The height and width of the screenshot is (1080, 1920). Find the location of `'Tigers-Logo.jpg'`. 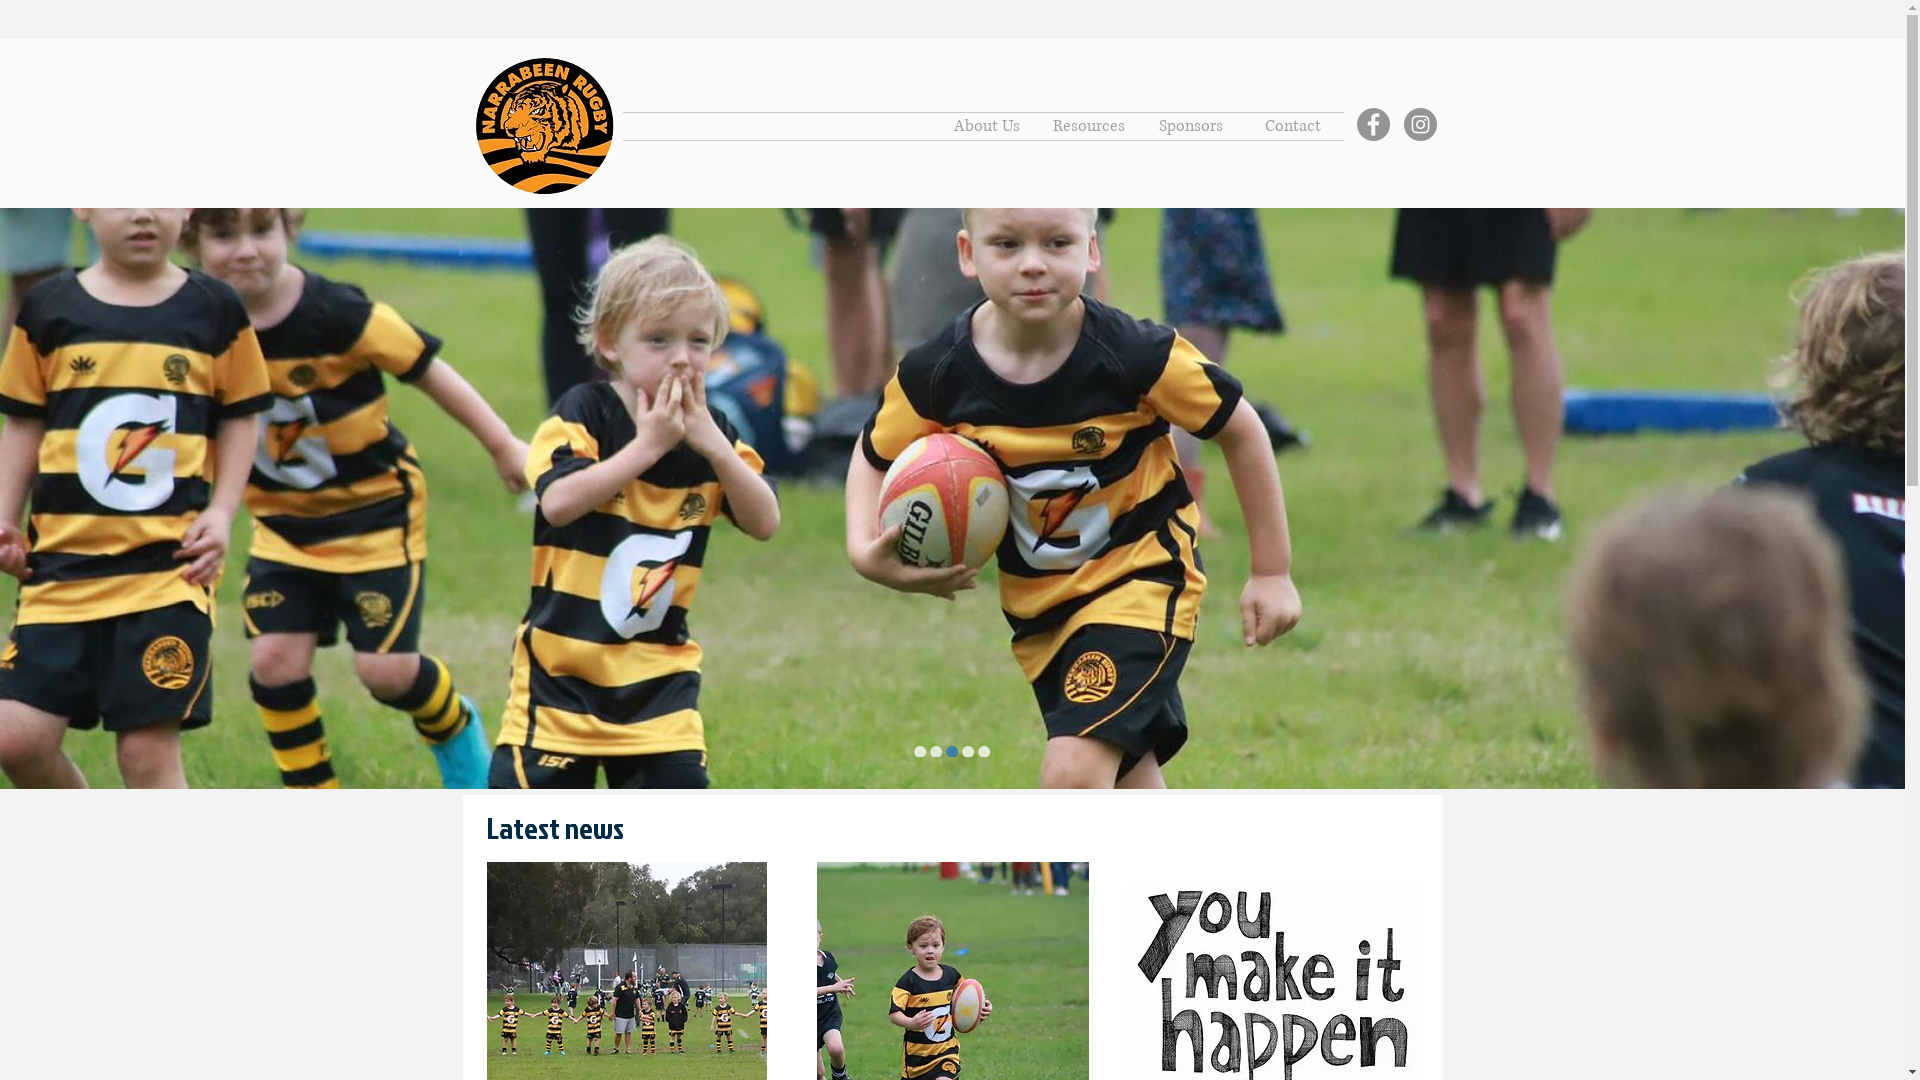

'Tigers-Logo.jpg' is located at coordinates (545, 126).